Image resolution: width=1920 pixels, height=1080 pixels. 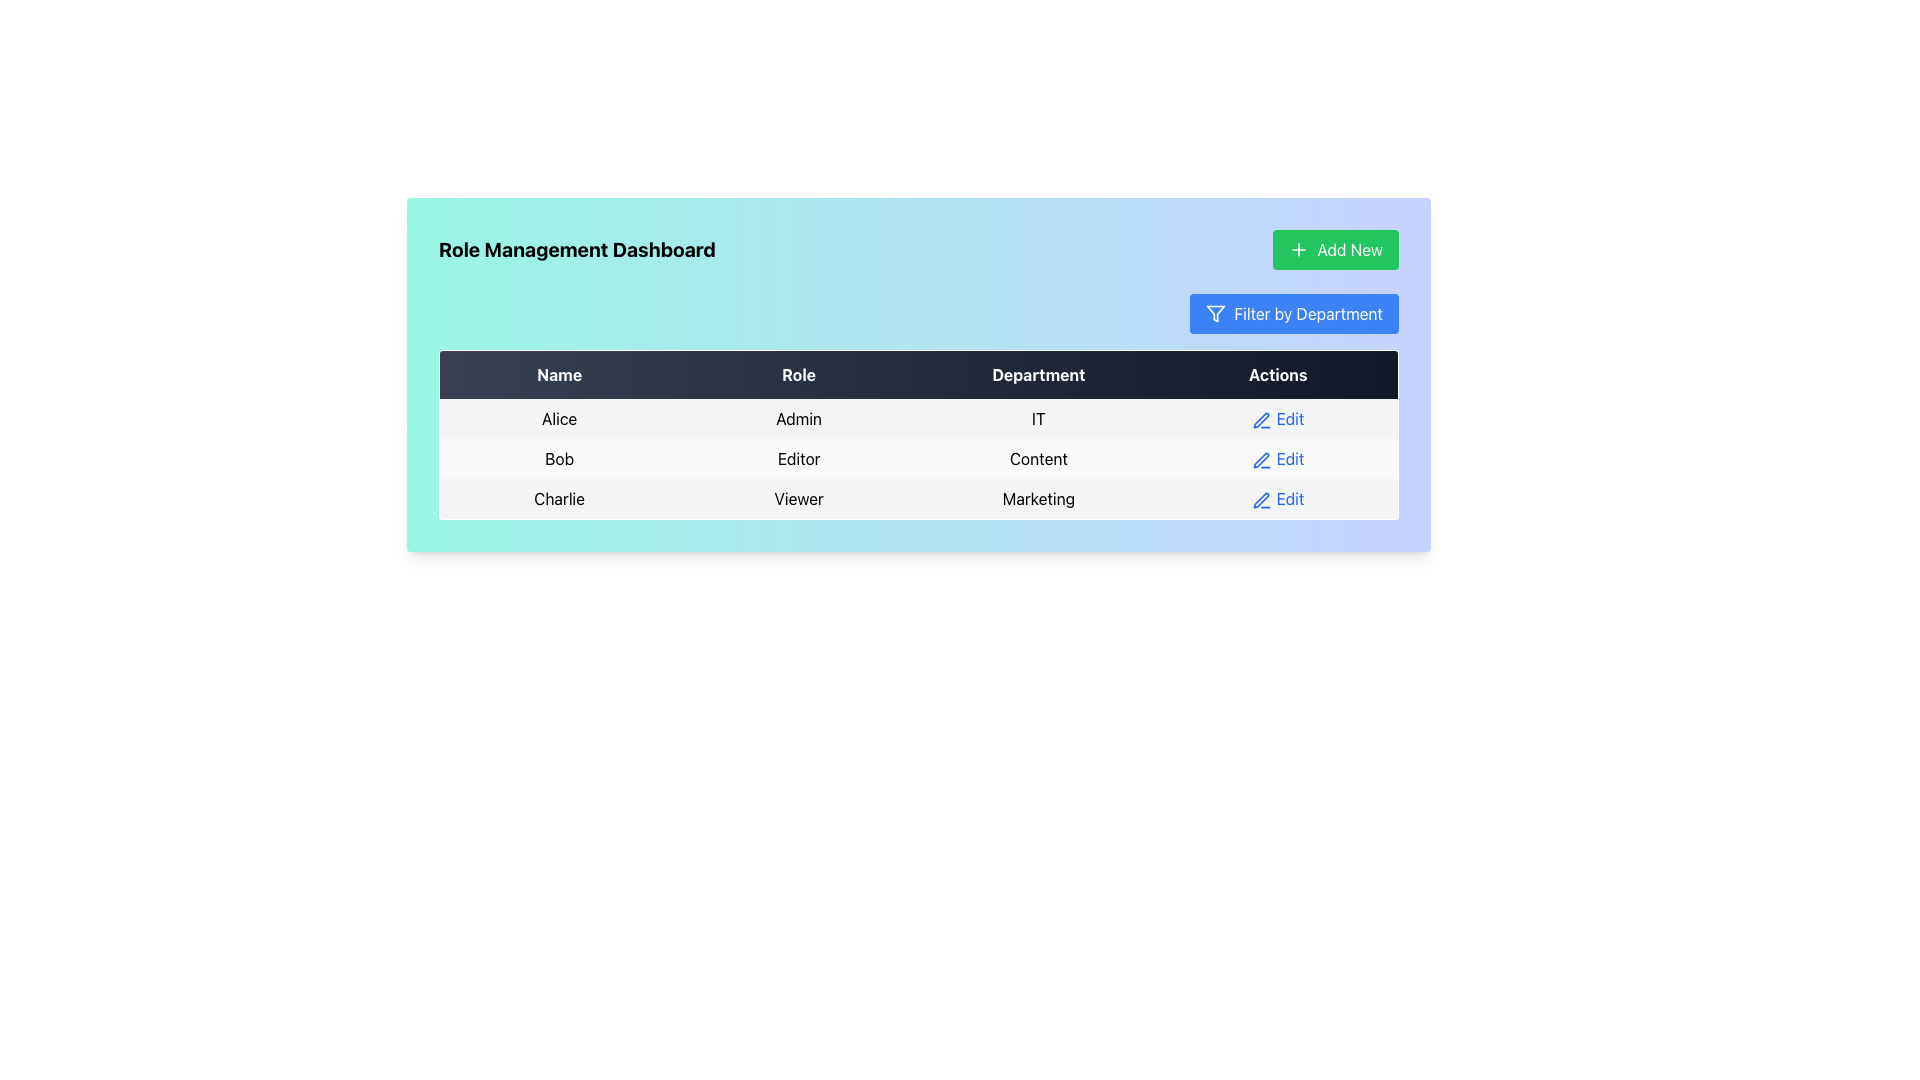 I want to click on the 'Name' column header in the table, so click(x=559, y=374).